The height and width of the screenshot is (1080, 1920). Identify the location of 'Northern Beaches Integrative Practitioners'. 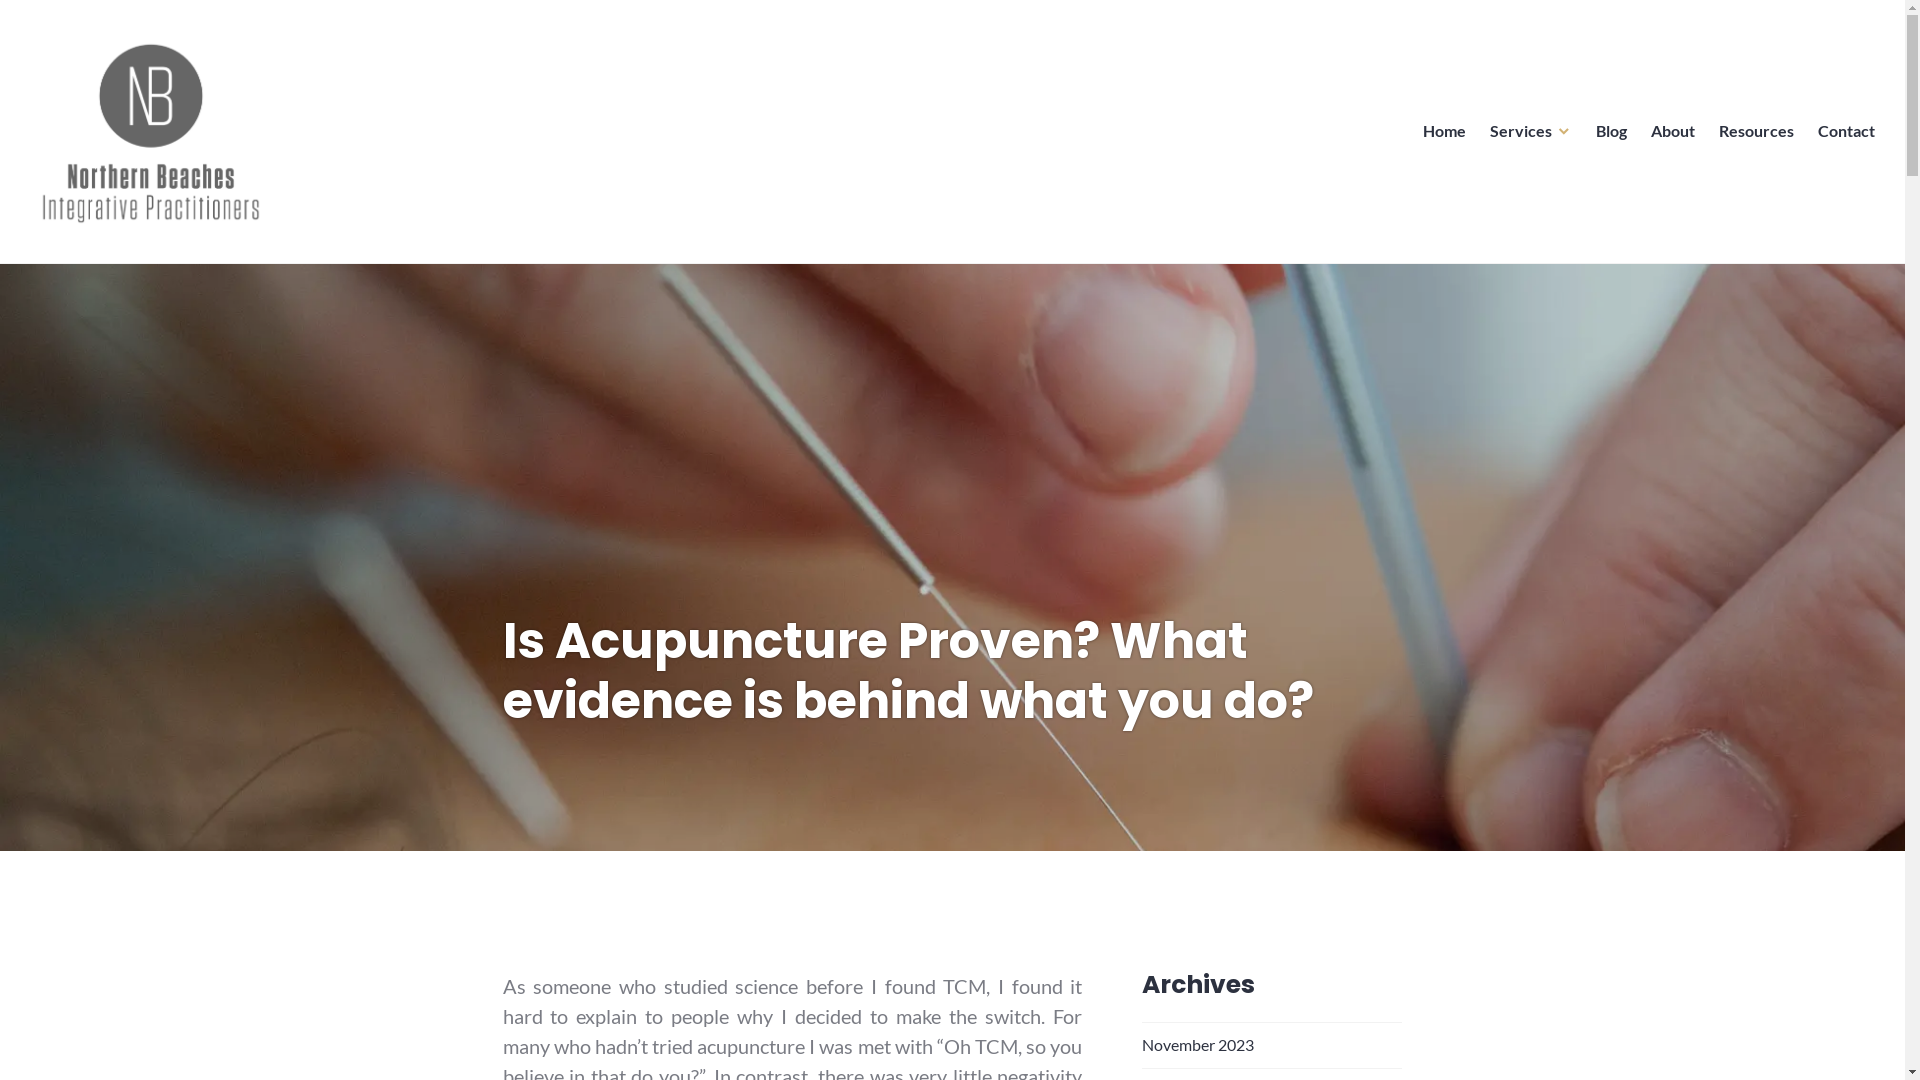
(309, 259).